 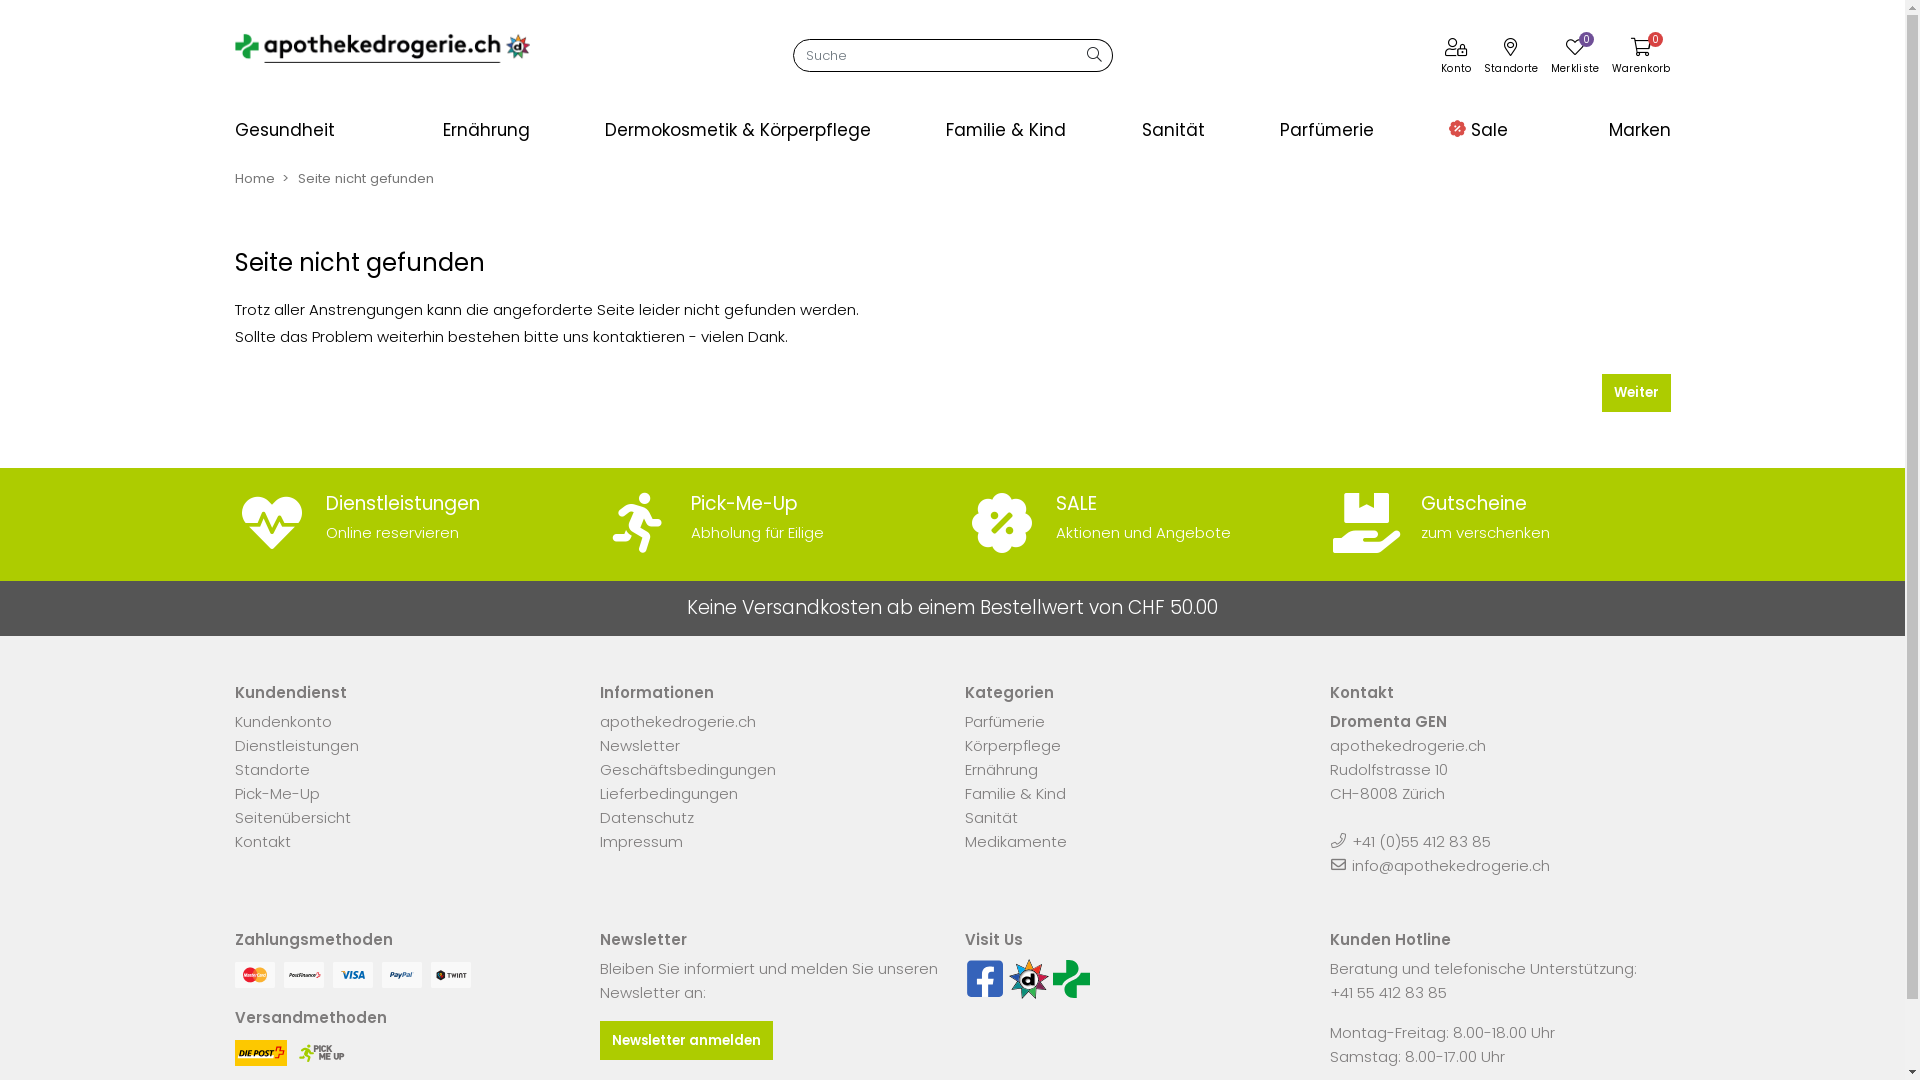 What do you see at coordinates (1456, 57) in the screenshot?
I see `'Konto'` at bounding box center [1456, 57].